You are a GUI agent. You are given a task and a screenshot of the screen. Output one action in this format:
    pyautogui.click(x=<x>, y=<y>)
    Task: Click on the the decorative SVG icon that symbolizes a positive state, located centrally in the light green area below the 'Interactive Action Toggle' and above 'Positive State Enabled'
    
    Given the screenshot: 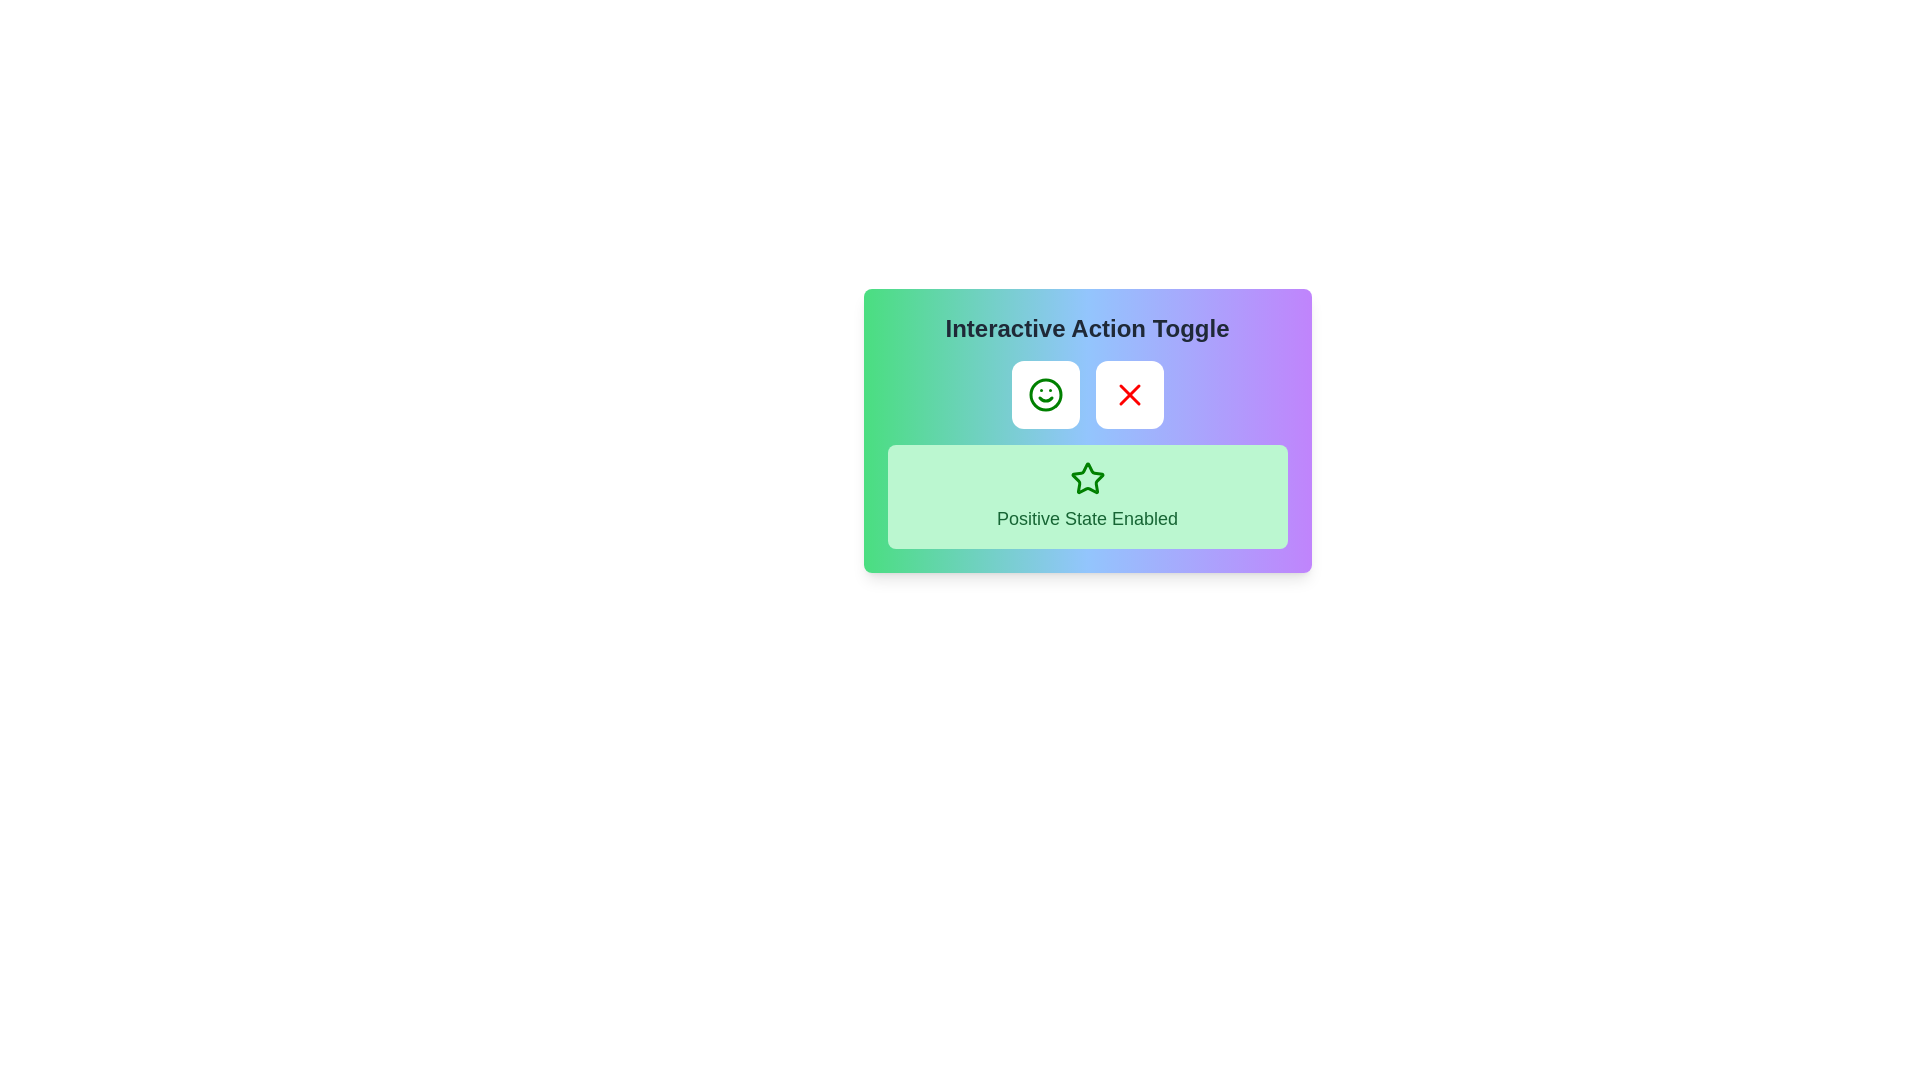 What is the action you would take?
    pyautogui.click(x=1086, y=478)
    